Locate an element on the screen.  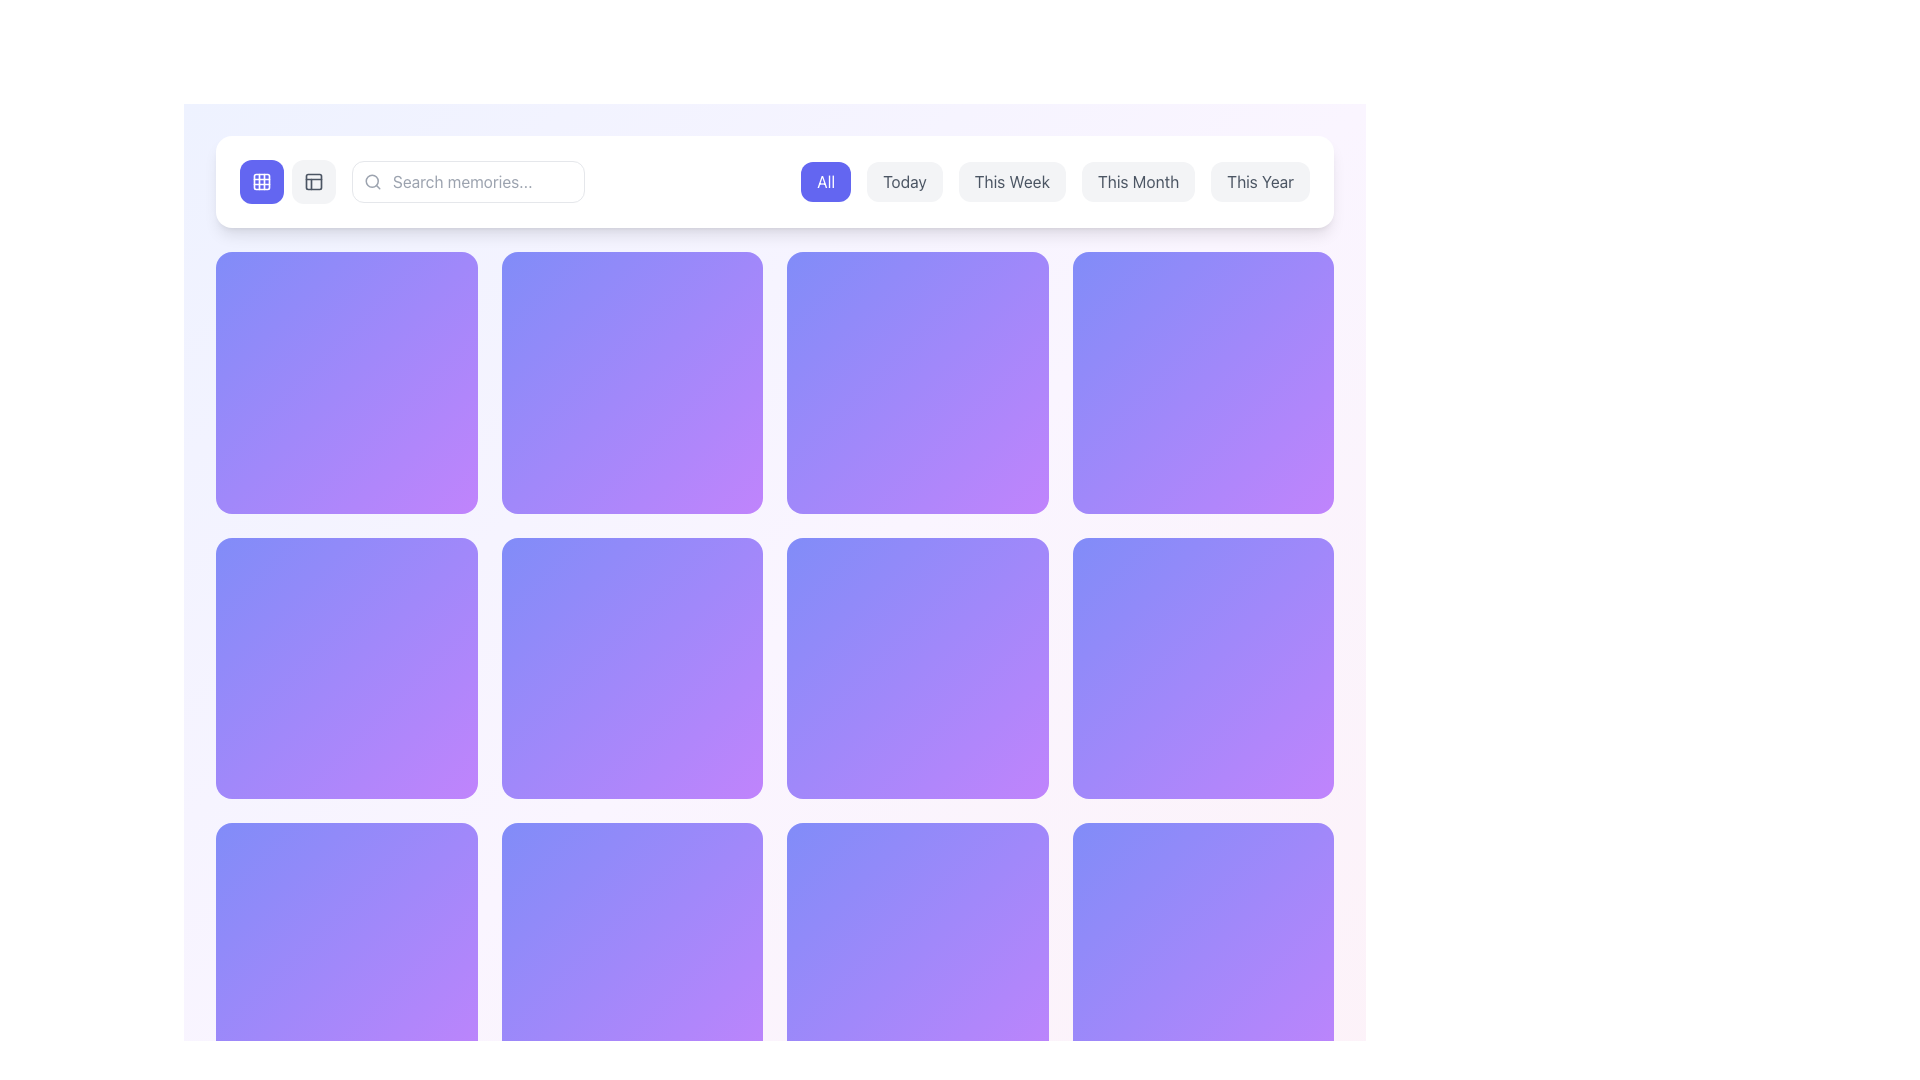
the displayed timestamp and metadata indicator located at the bottom-left of the grid structure, which shows the date '2024-02-28' and the number '18' is located at coordinates (567, 1045).